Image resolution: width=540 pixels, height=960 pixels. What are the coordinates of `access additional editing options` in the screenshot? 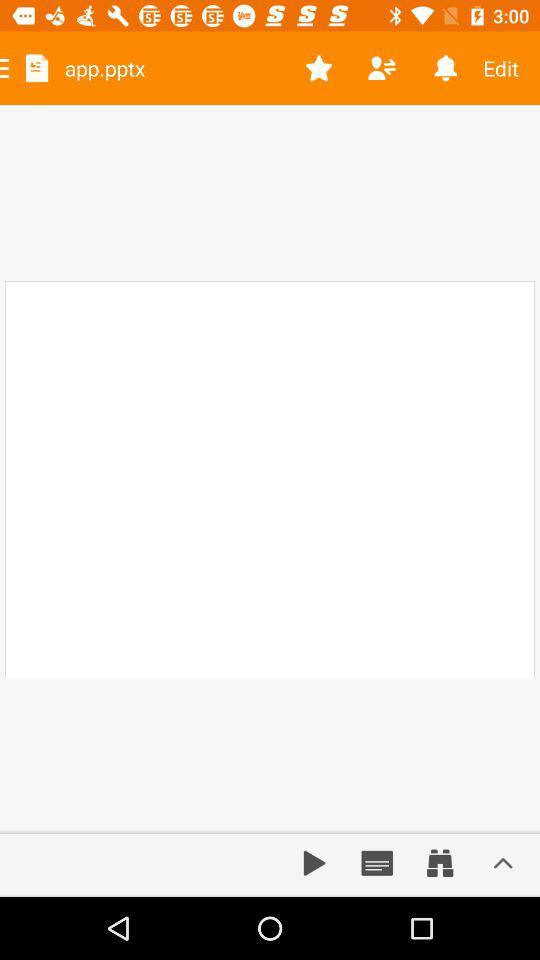 It's located at (502, 862).